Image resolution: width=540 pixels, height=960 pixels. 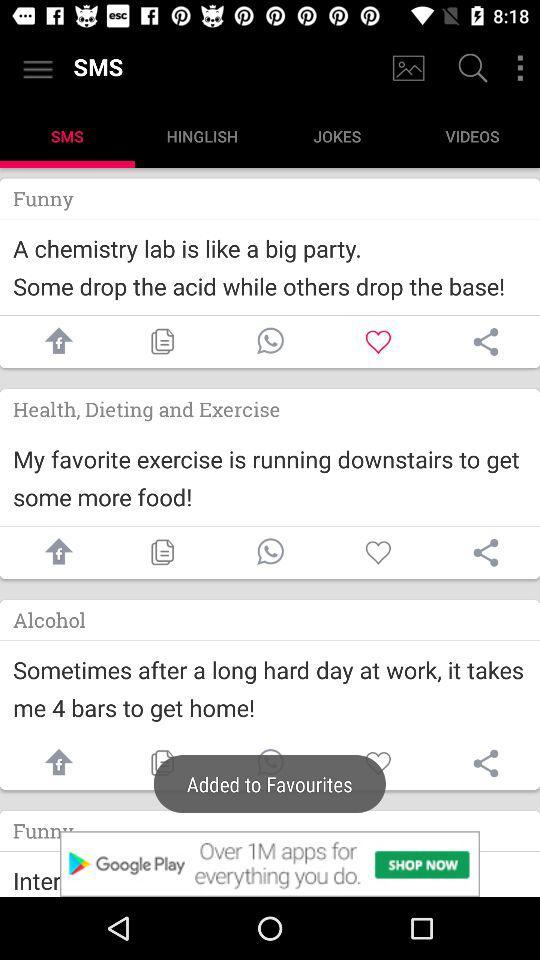 What do you see at coordinates (54, 552) in the screenshot?
I see `add to facebook` at bounding box center [54, 552].